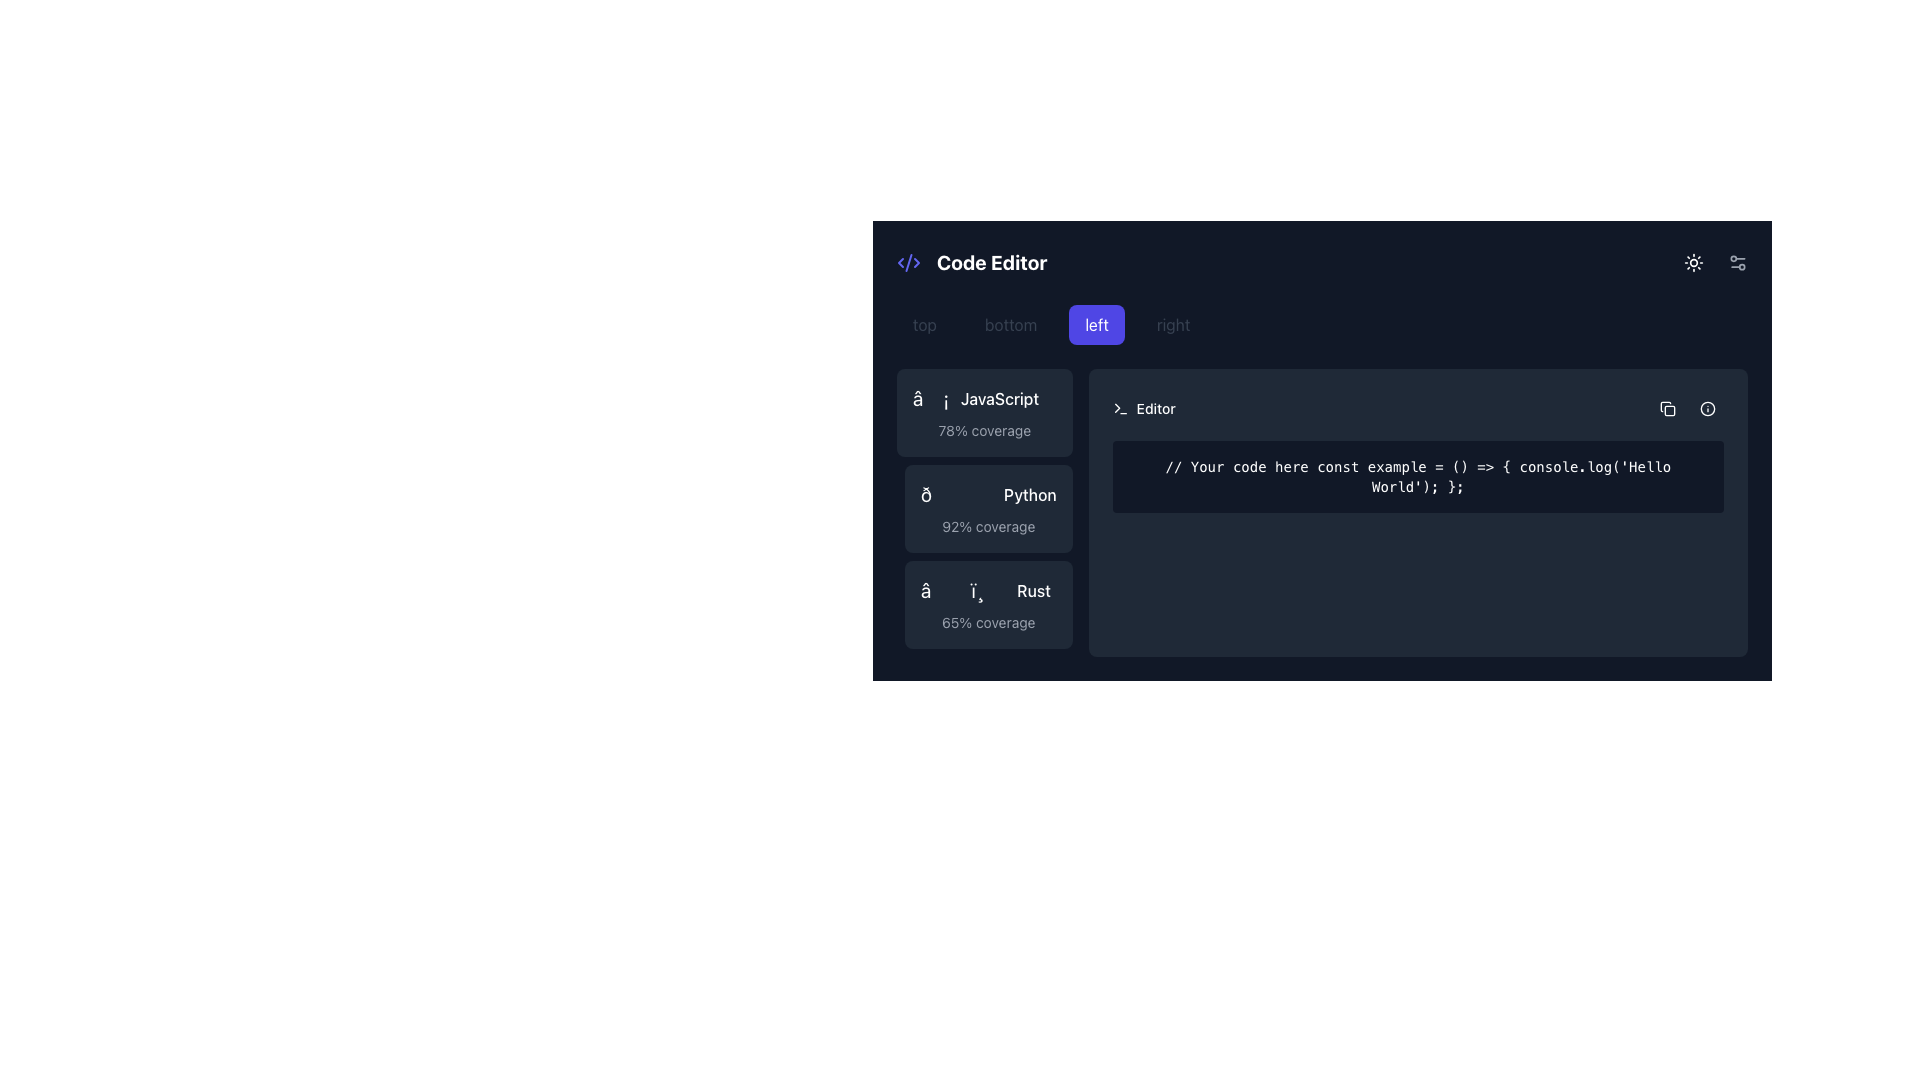 This screenshot has width=1920, height=1080. I want to click on the 'Rust' informational card, which shows a coverage metric of 65%, located below the 'JavaScript' and 'Python' sections, so click(988, 604).